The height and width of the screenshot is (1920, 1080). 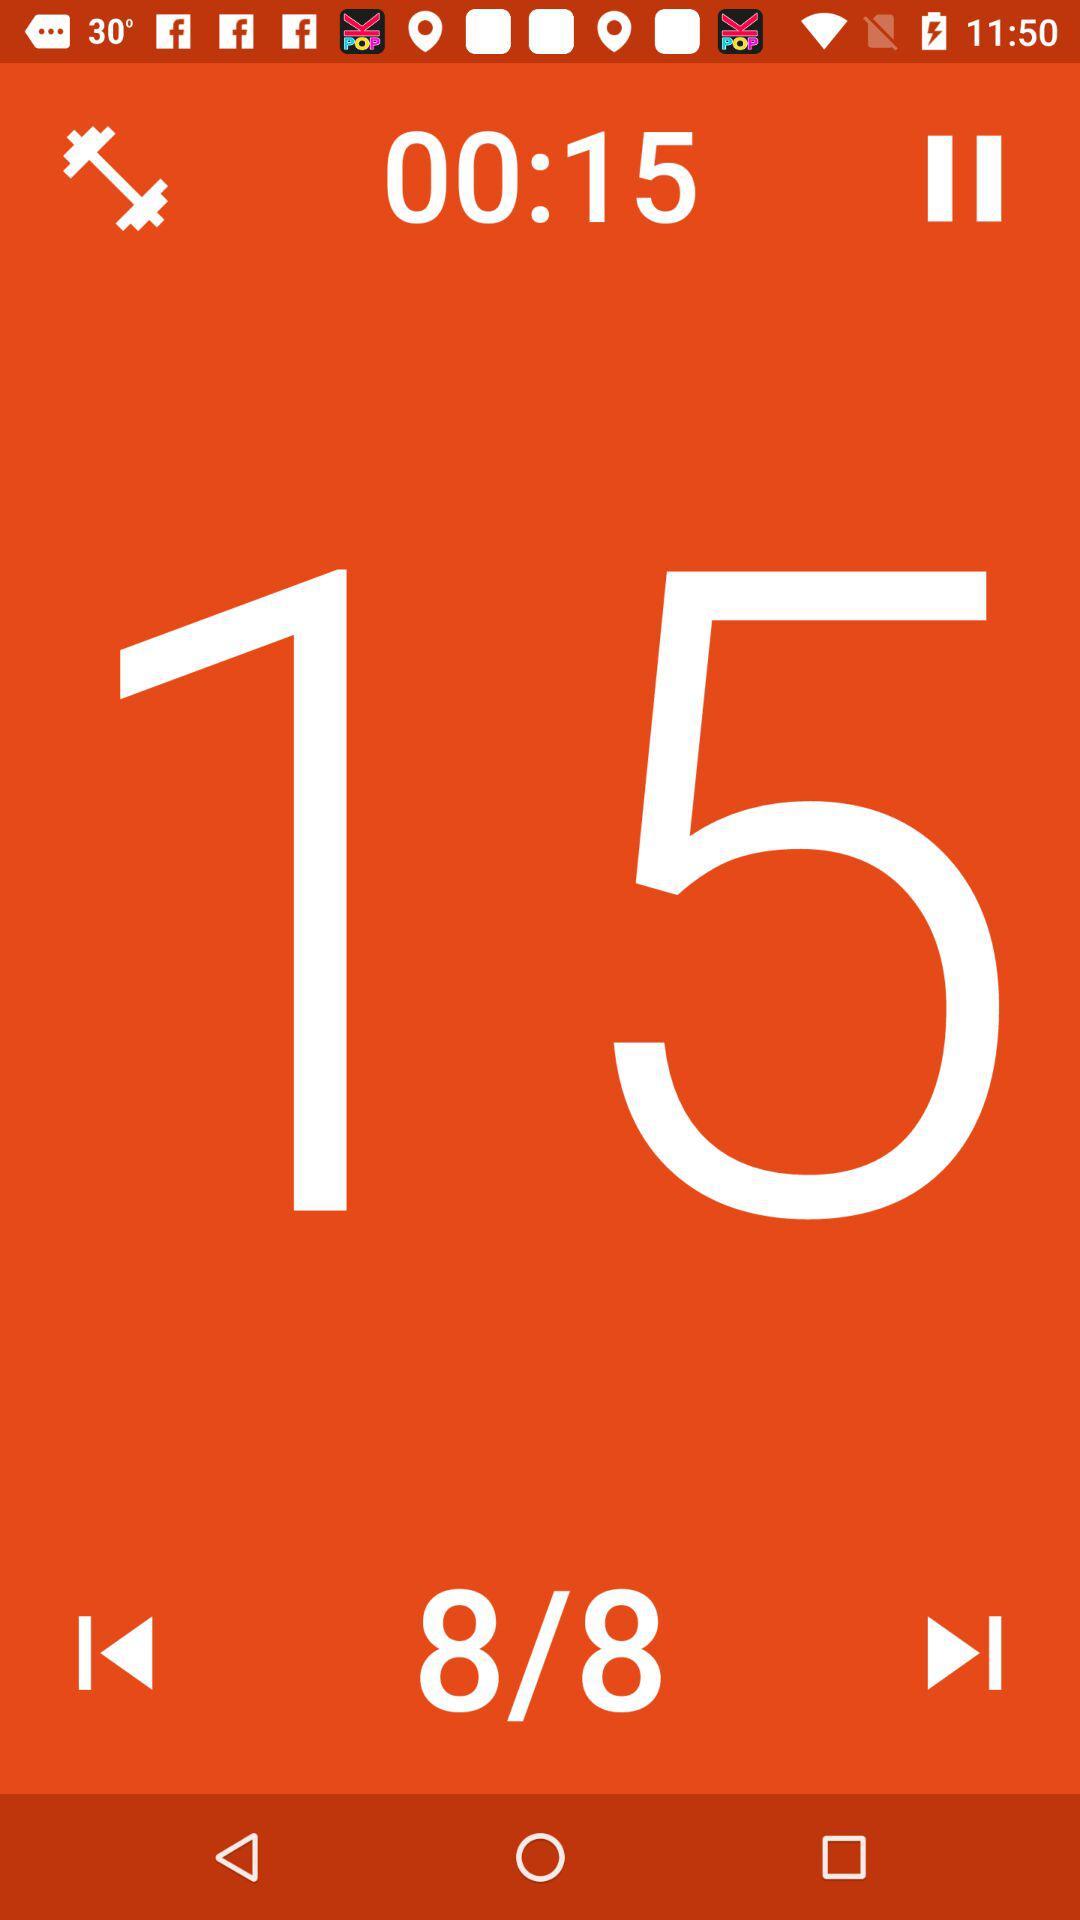 I want to click on the icon at the bottom right corner, so click(x=963, y=1652).